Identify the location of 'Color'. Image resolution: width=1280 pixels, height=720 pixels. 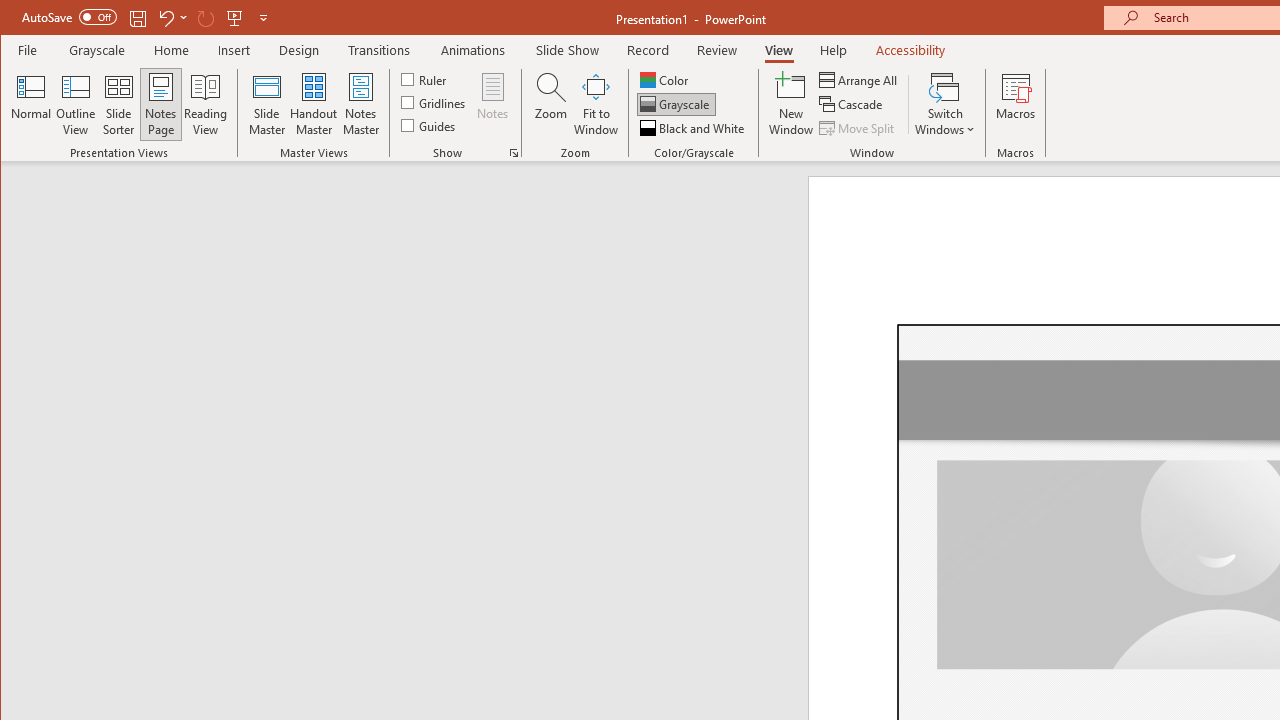
(666, 79).